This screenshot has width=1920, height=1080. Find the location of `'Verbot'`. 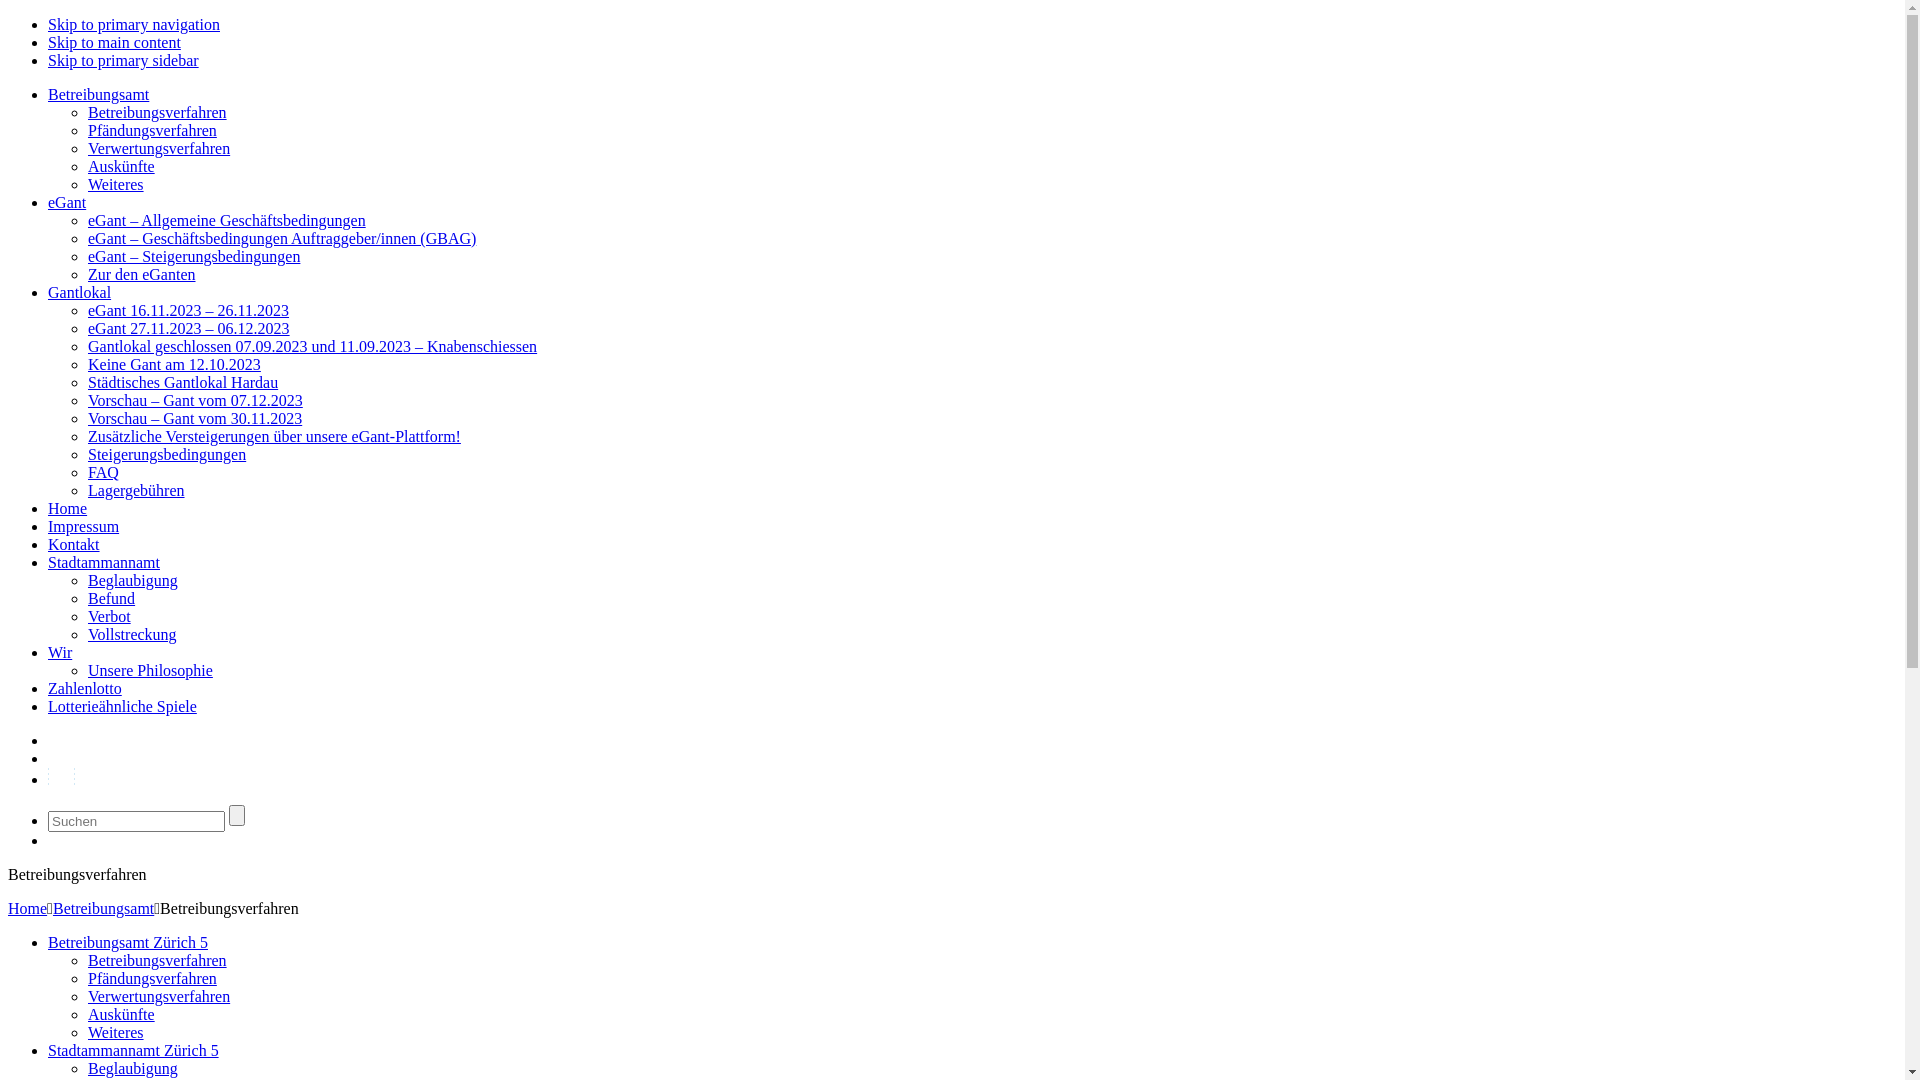

'Verbot' is located at coordinates (108, 615).